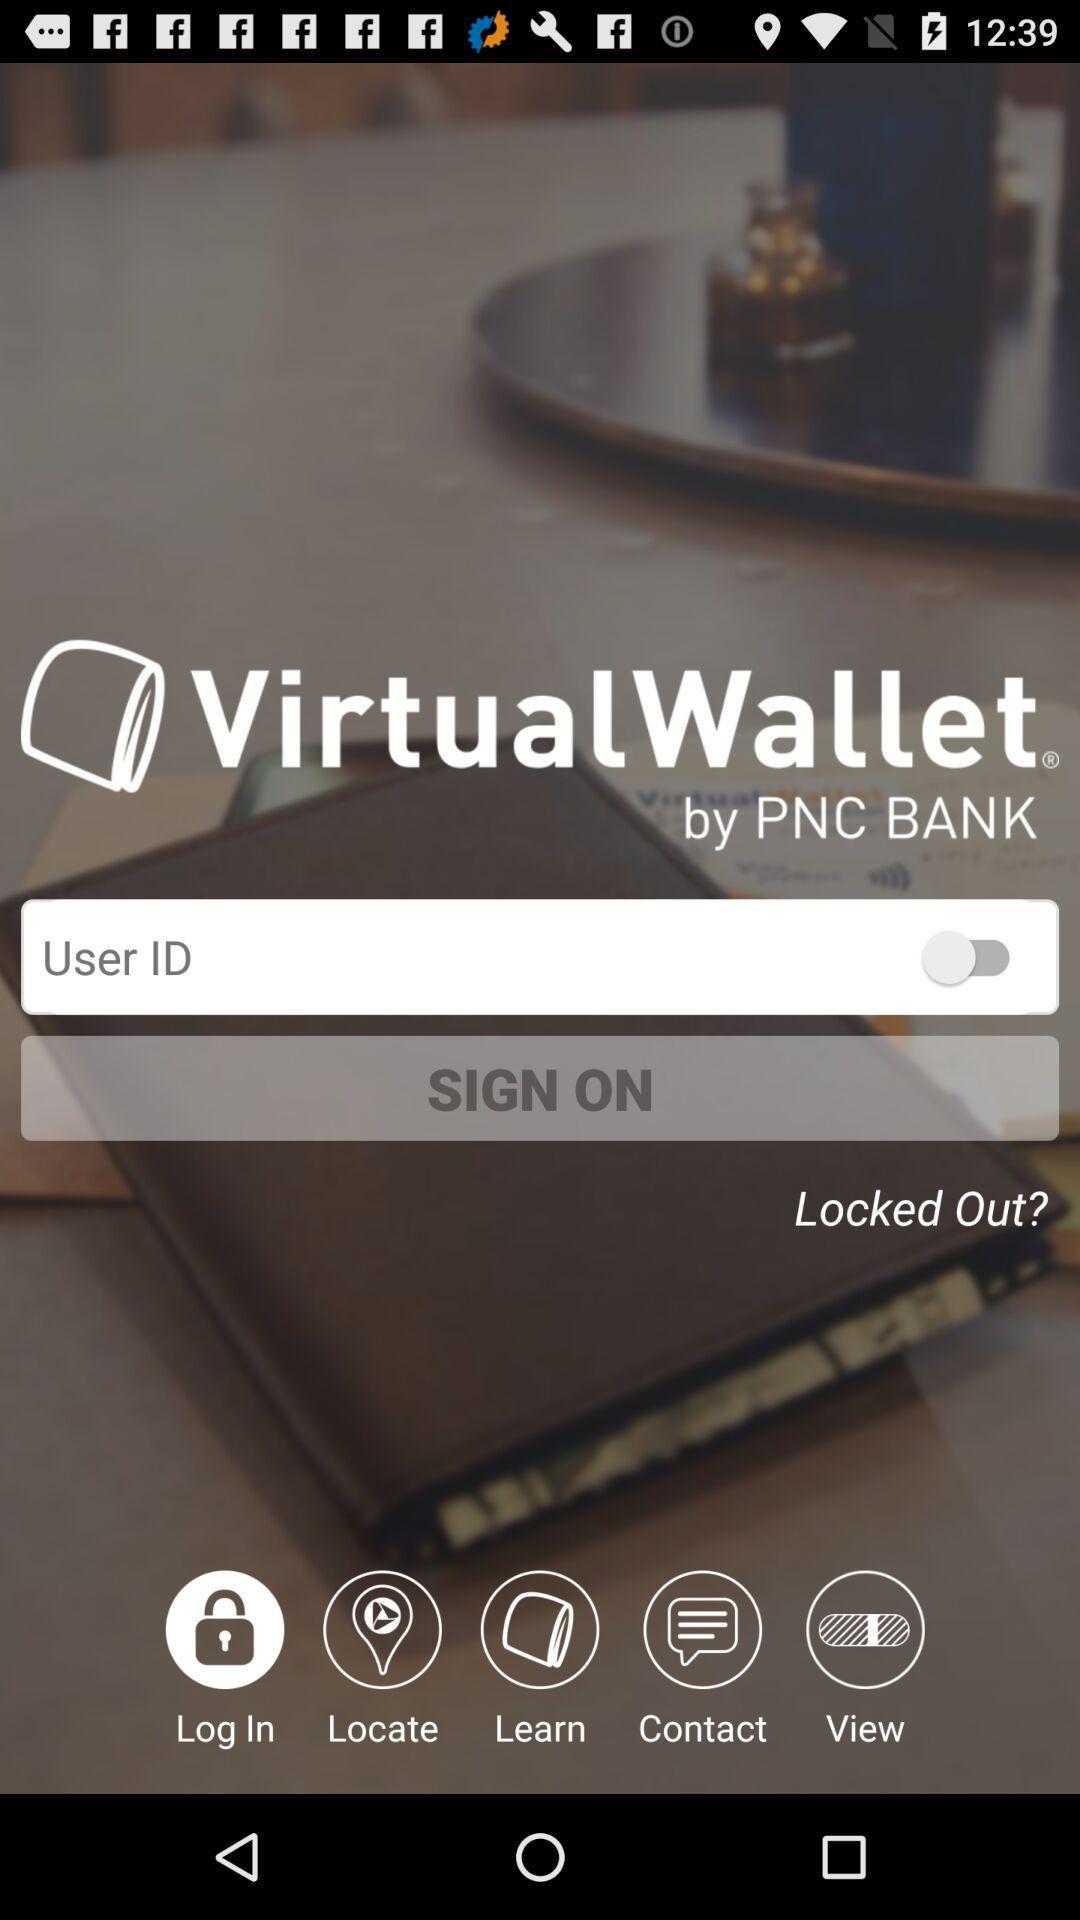  What do you see at coordinates (701, 1681) in the screenshot?
I see `icon next to the view icon` at bounding box center [701, 1681].